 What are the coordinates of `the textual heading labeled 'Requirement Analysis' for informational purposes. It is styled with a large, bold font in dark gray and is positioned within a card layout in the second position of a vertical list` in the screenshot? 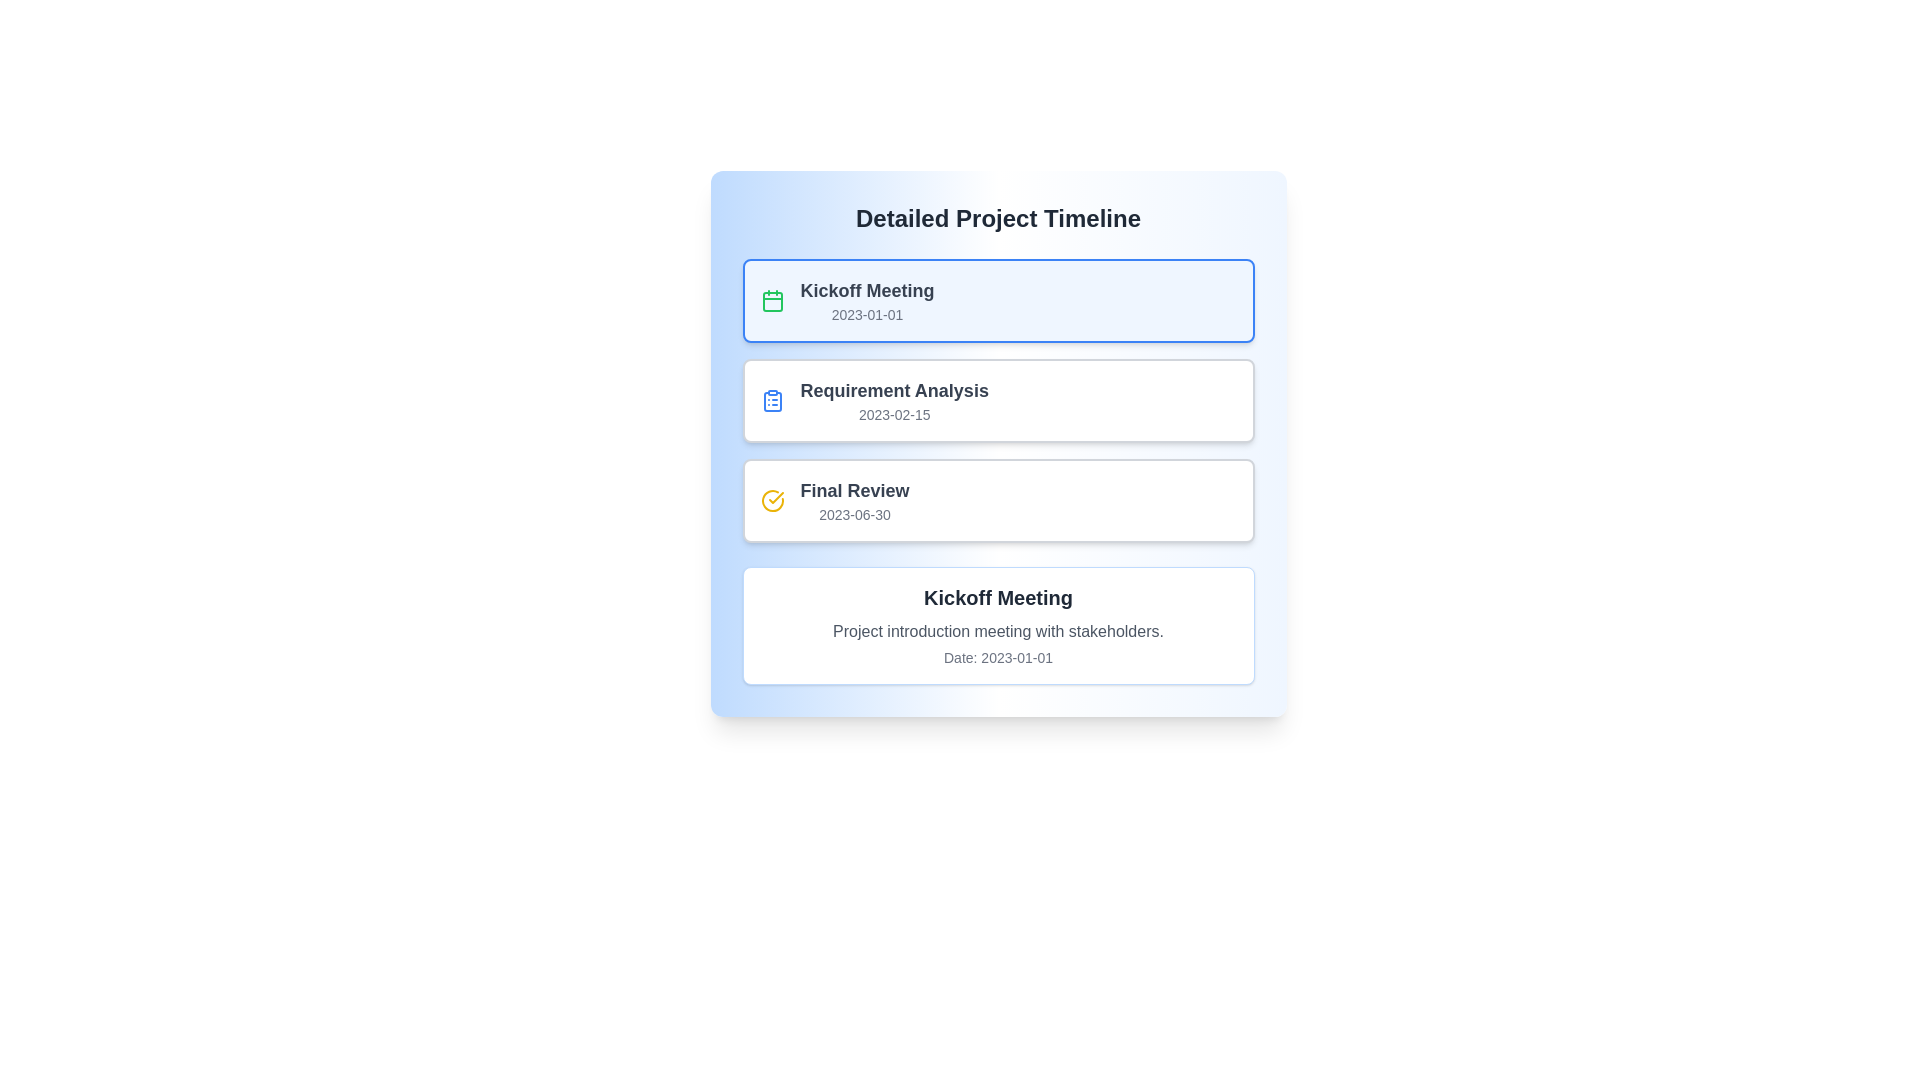 It's located at (893, 390).